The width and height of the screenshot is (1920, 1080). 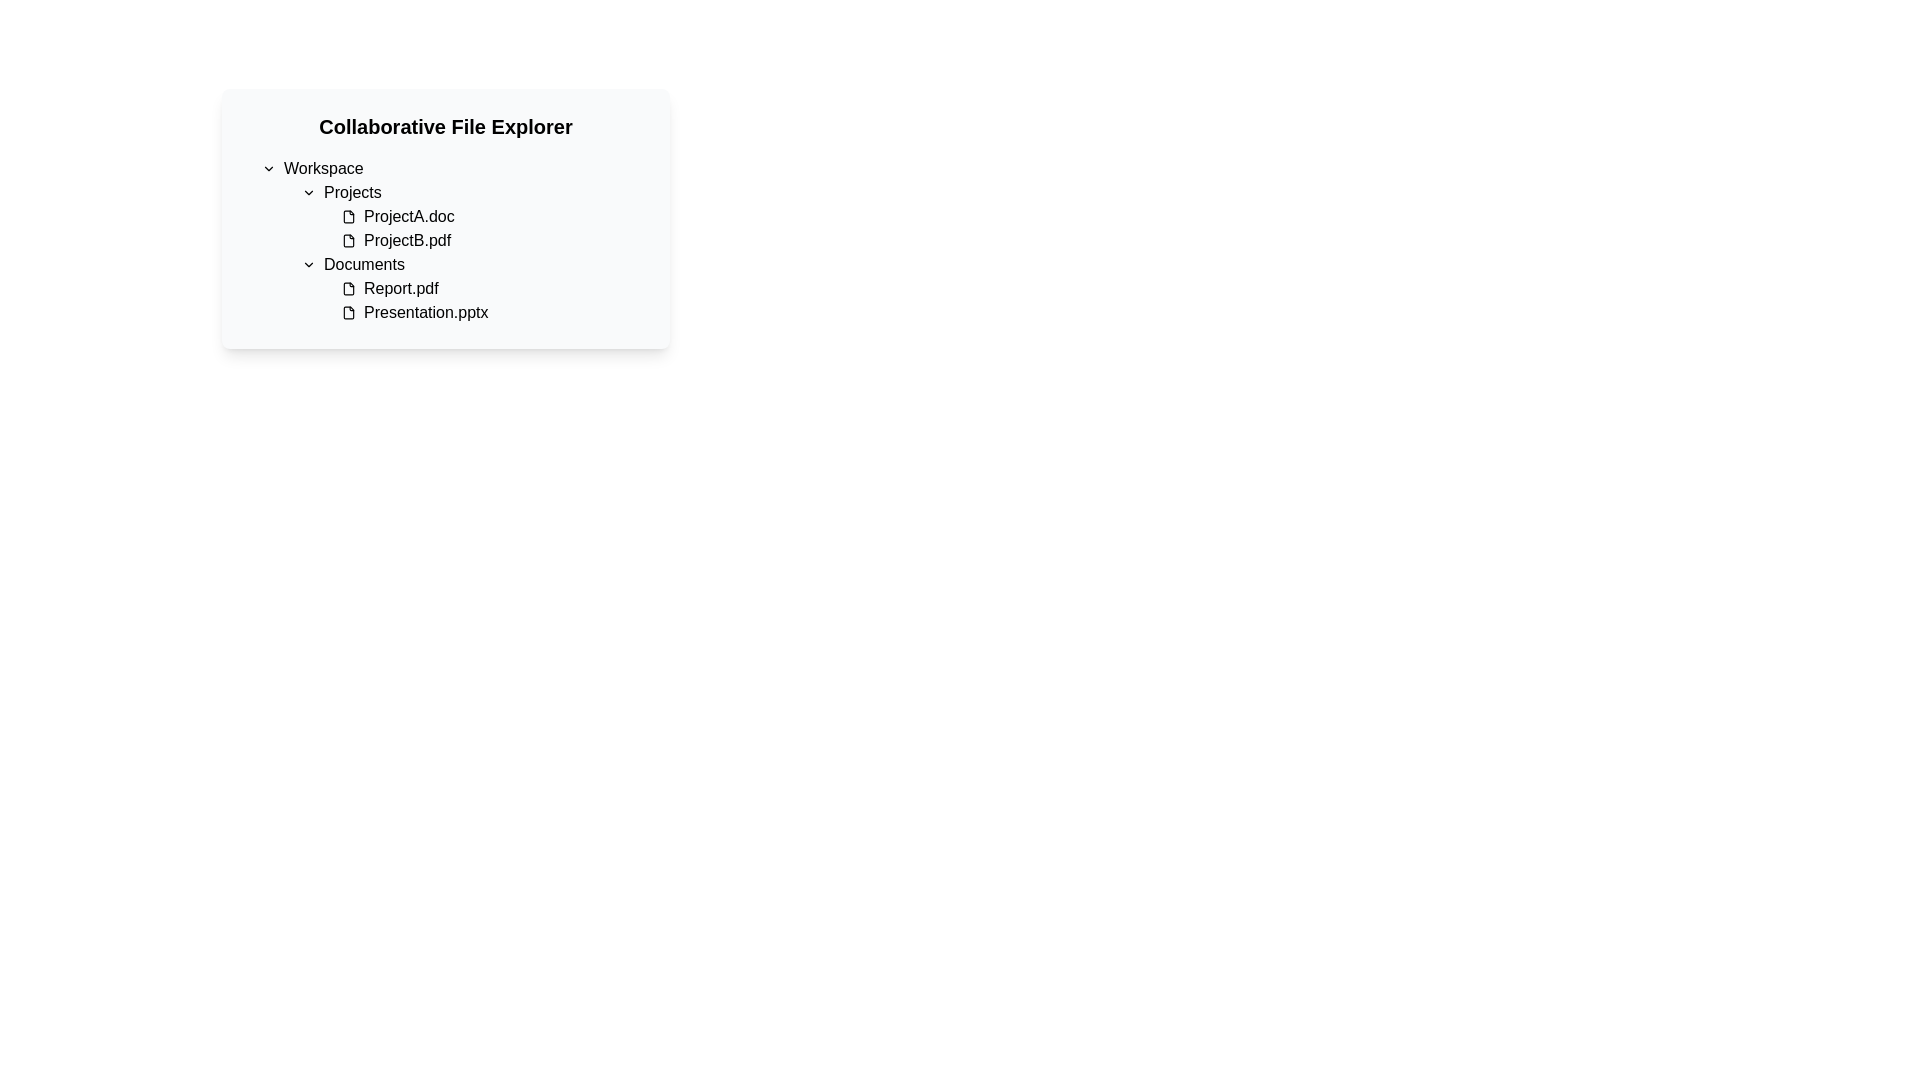 What do you see at coordinates (364, 264) in the screenshot?
I see `the chevron icon to the left of the 'Documents' text label` at bounding box center [364, 264].